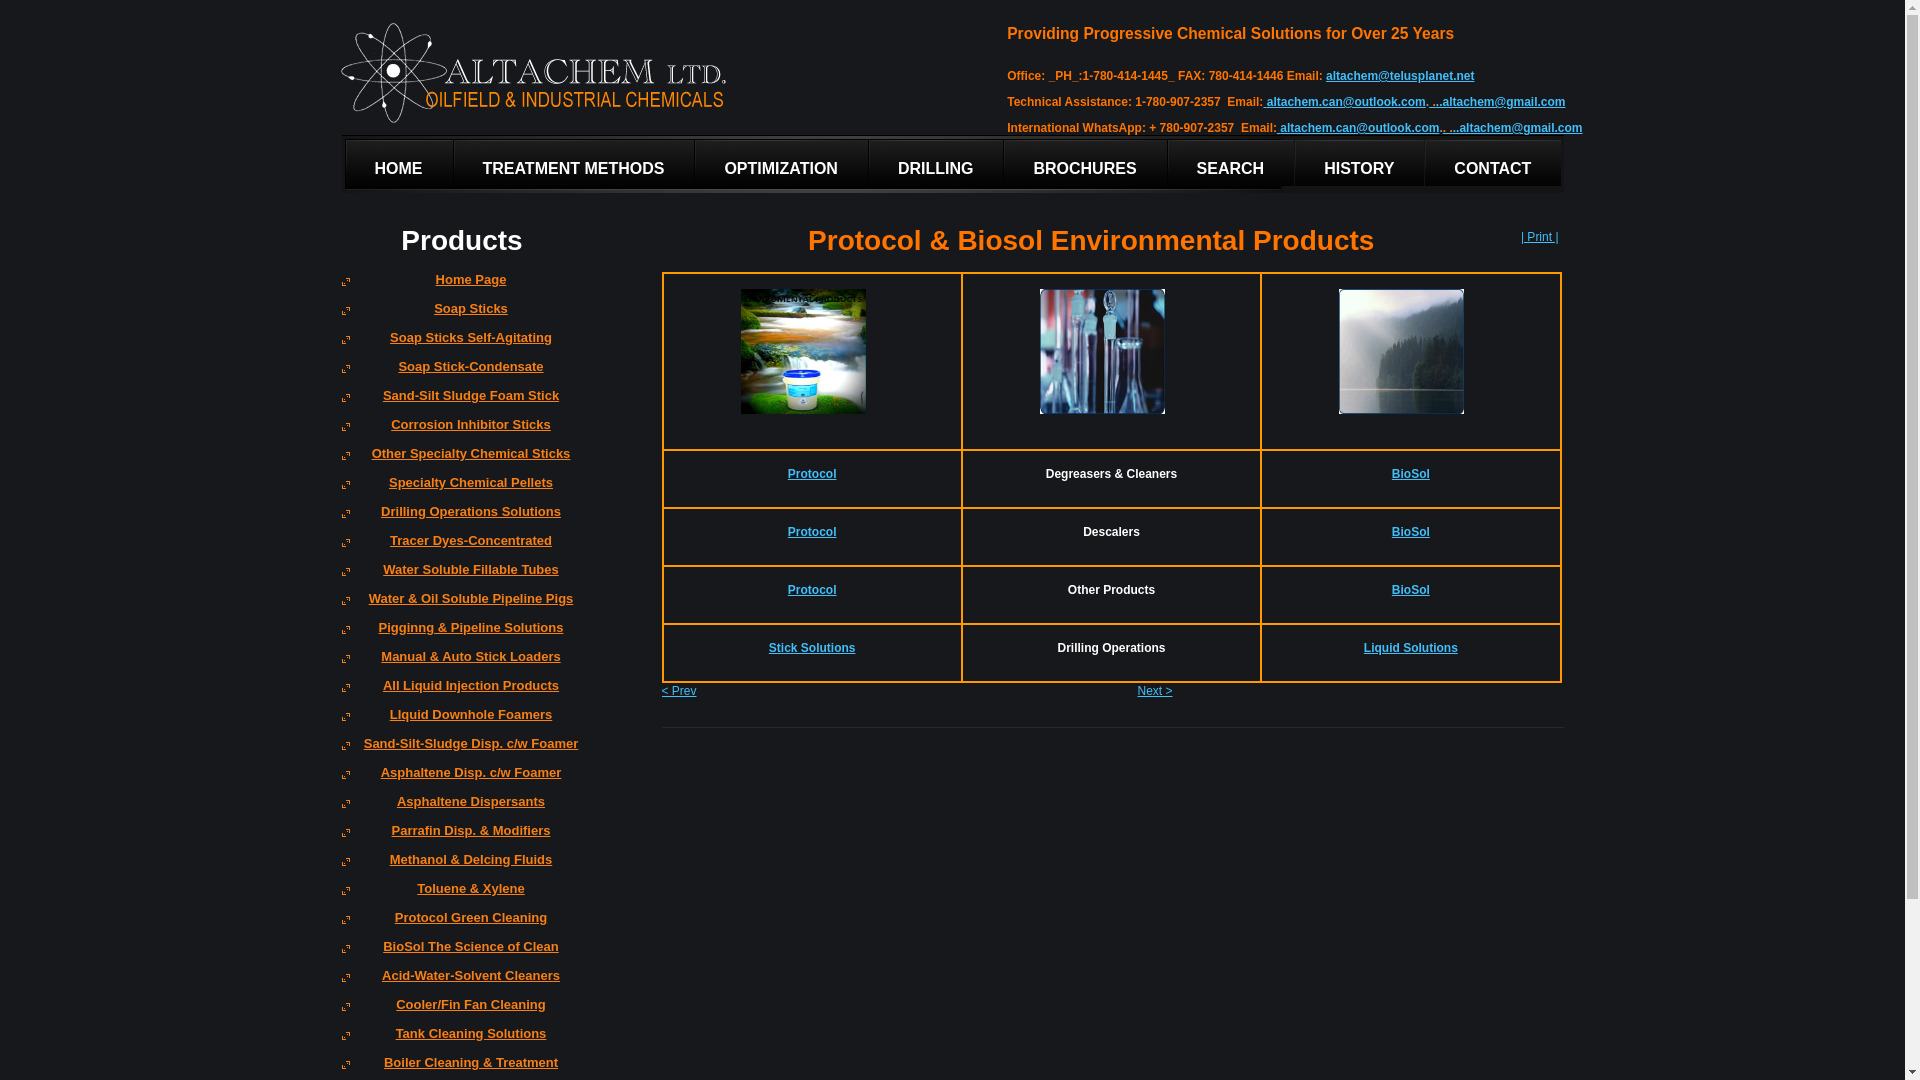  Describe the element at coordinates (461, 778) in the screenshot. I see `'Asphaltene Disp. c/w Foamer'` at that location.